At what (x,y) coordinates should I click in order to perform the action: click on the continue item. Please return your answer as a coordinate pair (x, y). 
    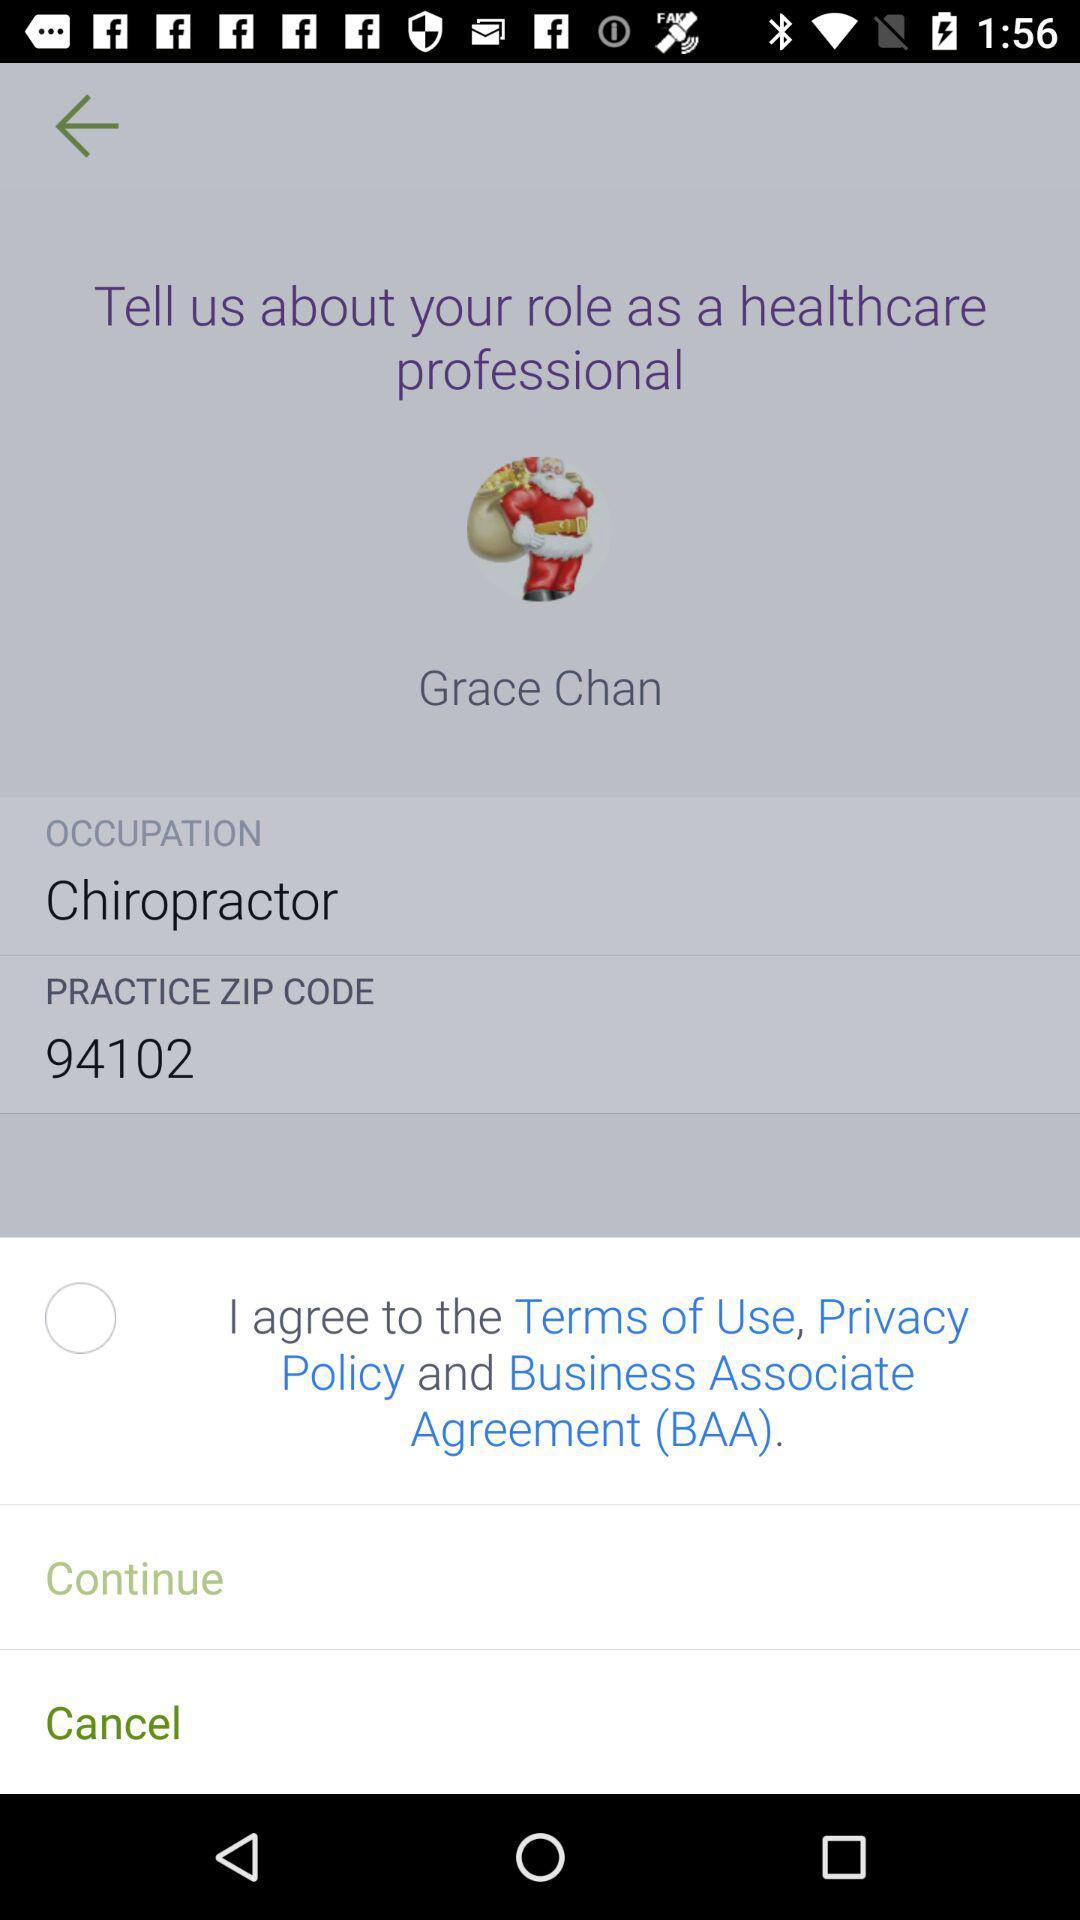
    Looking at the image, I should click on (540, 1575).